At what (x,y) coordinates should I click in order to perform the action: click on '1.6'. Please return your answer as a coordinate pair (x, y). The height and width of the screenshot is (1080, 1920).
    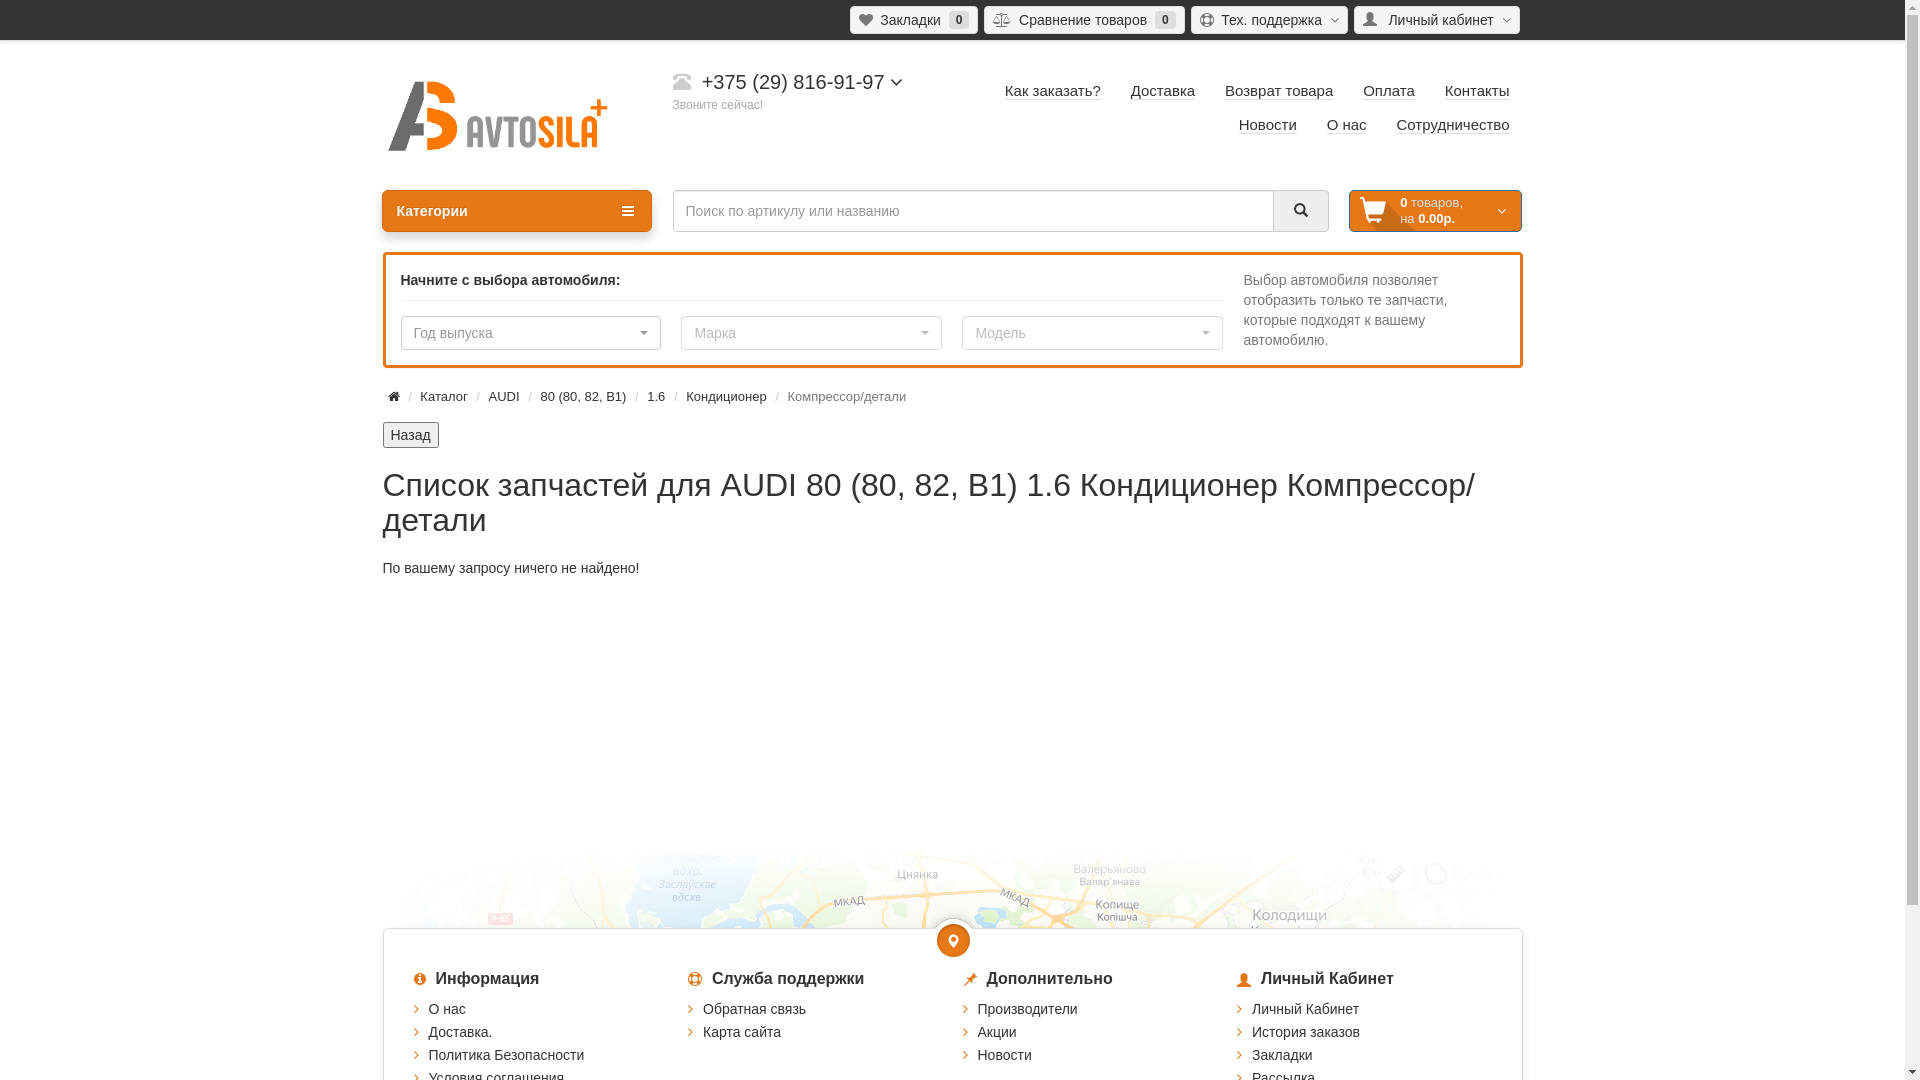
    Looking at the image, I should click on (656, 396).